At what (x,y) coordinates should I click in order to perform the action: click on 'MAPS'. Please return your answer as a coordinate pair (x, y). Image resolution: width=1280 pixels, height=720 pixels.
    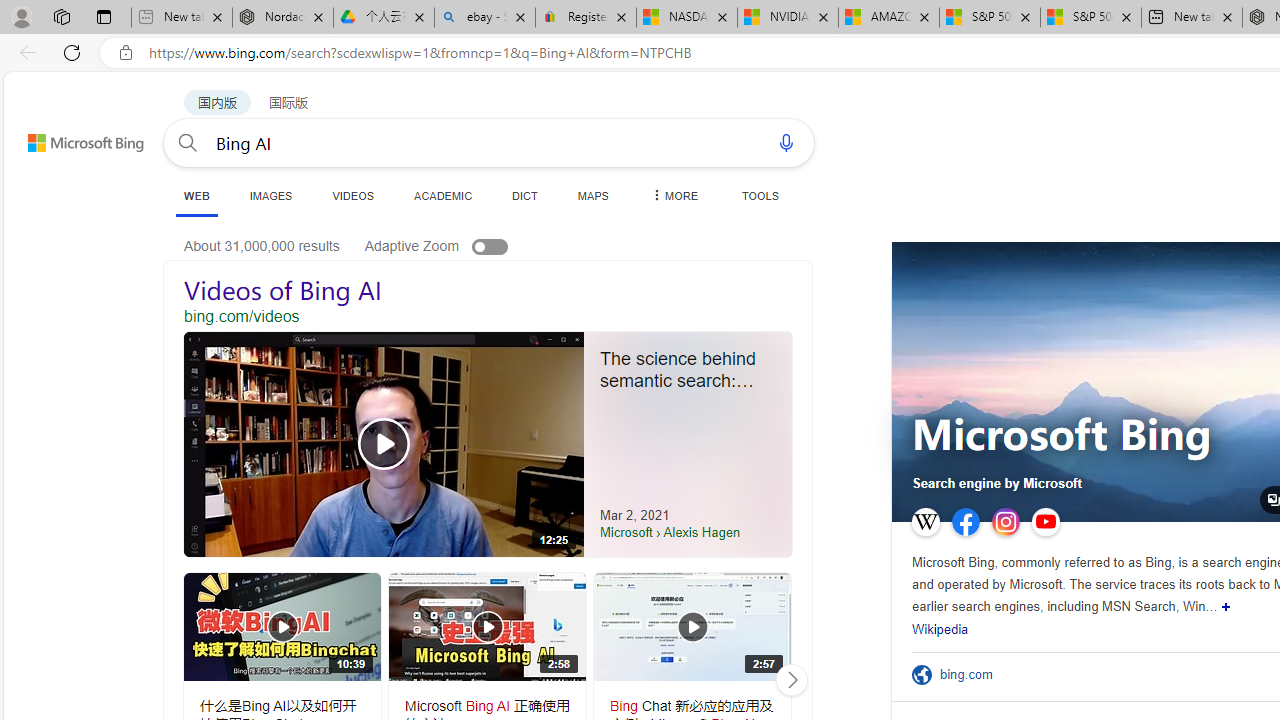
    Looking at the image, I should click on (592, 195).